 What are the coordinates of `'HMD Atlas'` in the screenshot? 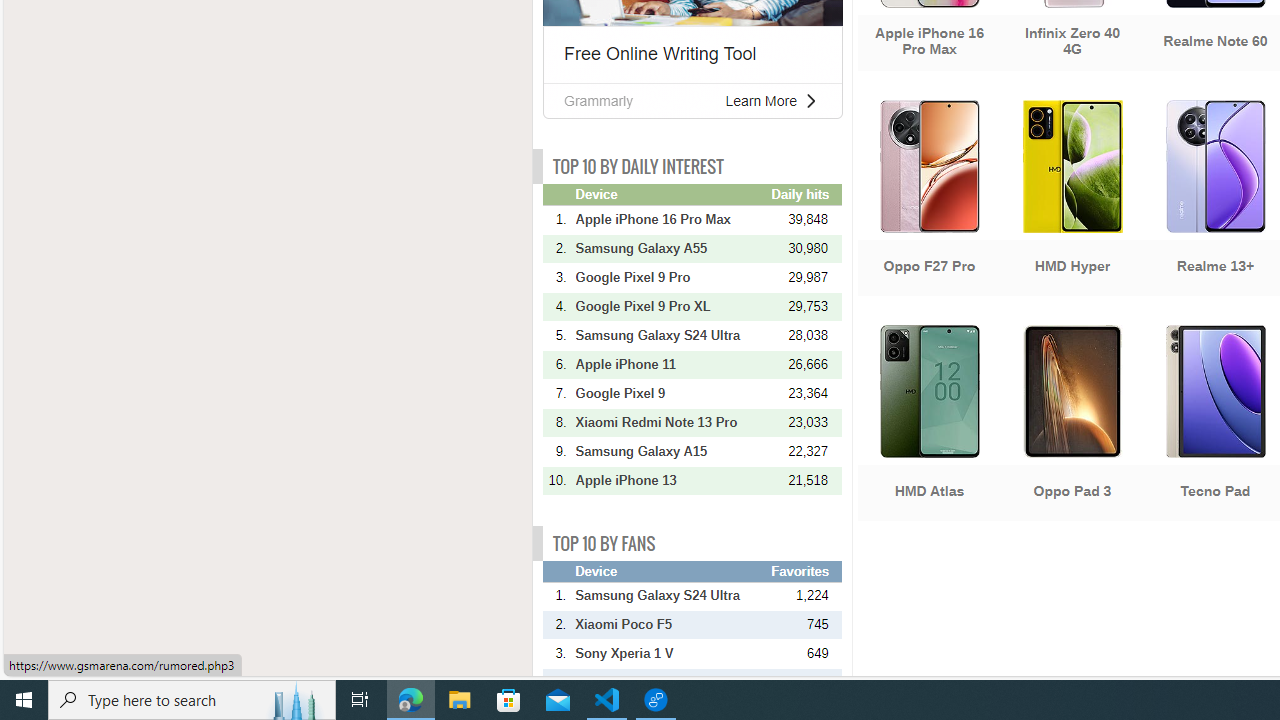 It's located at (928, 424).